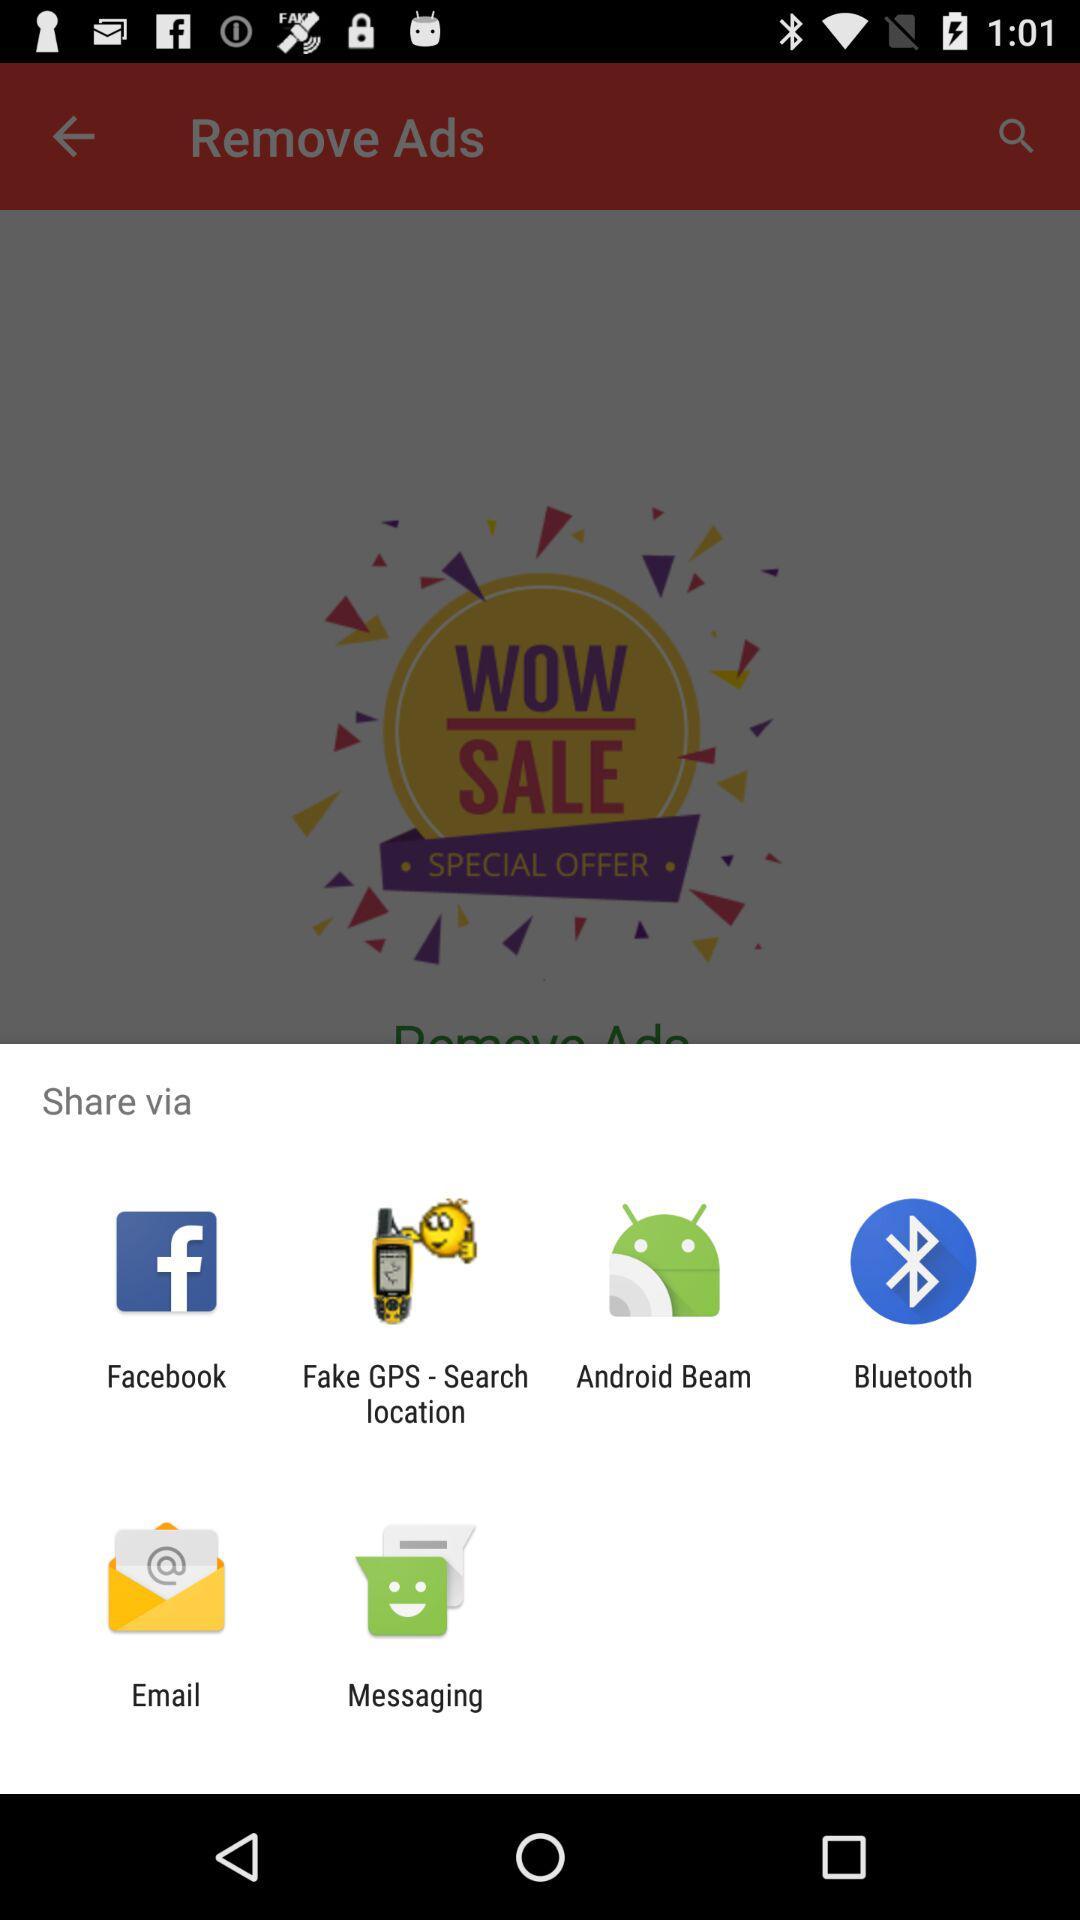 The height and width of the screenshot is (1920, 1080). I want to click on the android beam, so click(664, 1392).